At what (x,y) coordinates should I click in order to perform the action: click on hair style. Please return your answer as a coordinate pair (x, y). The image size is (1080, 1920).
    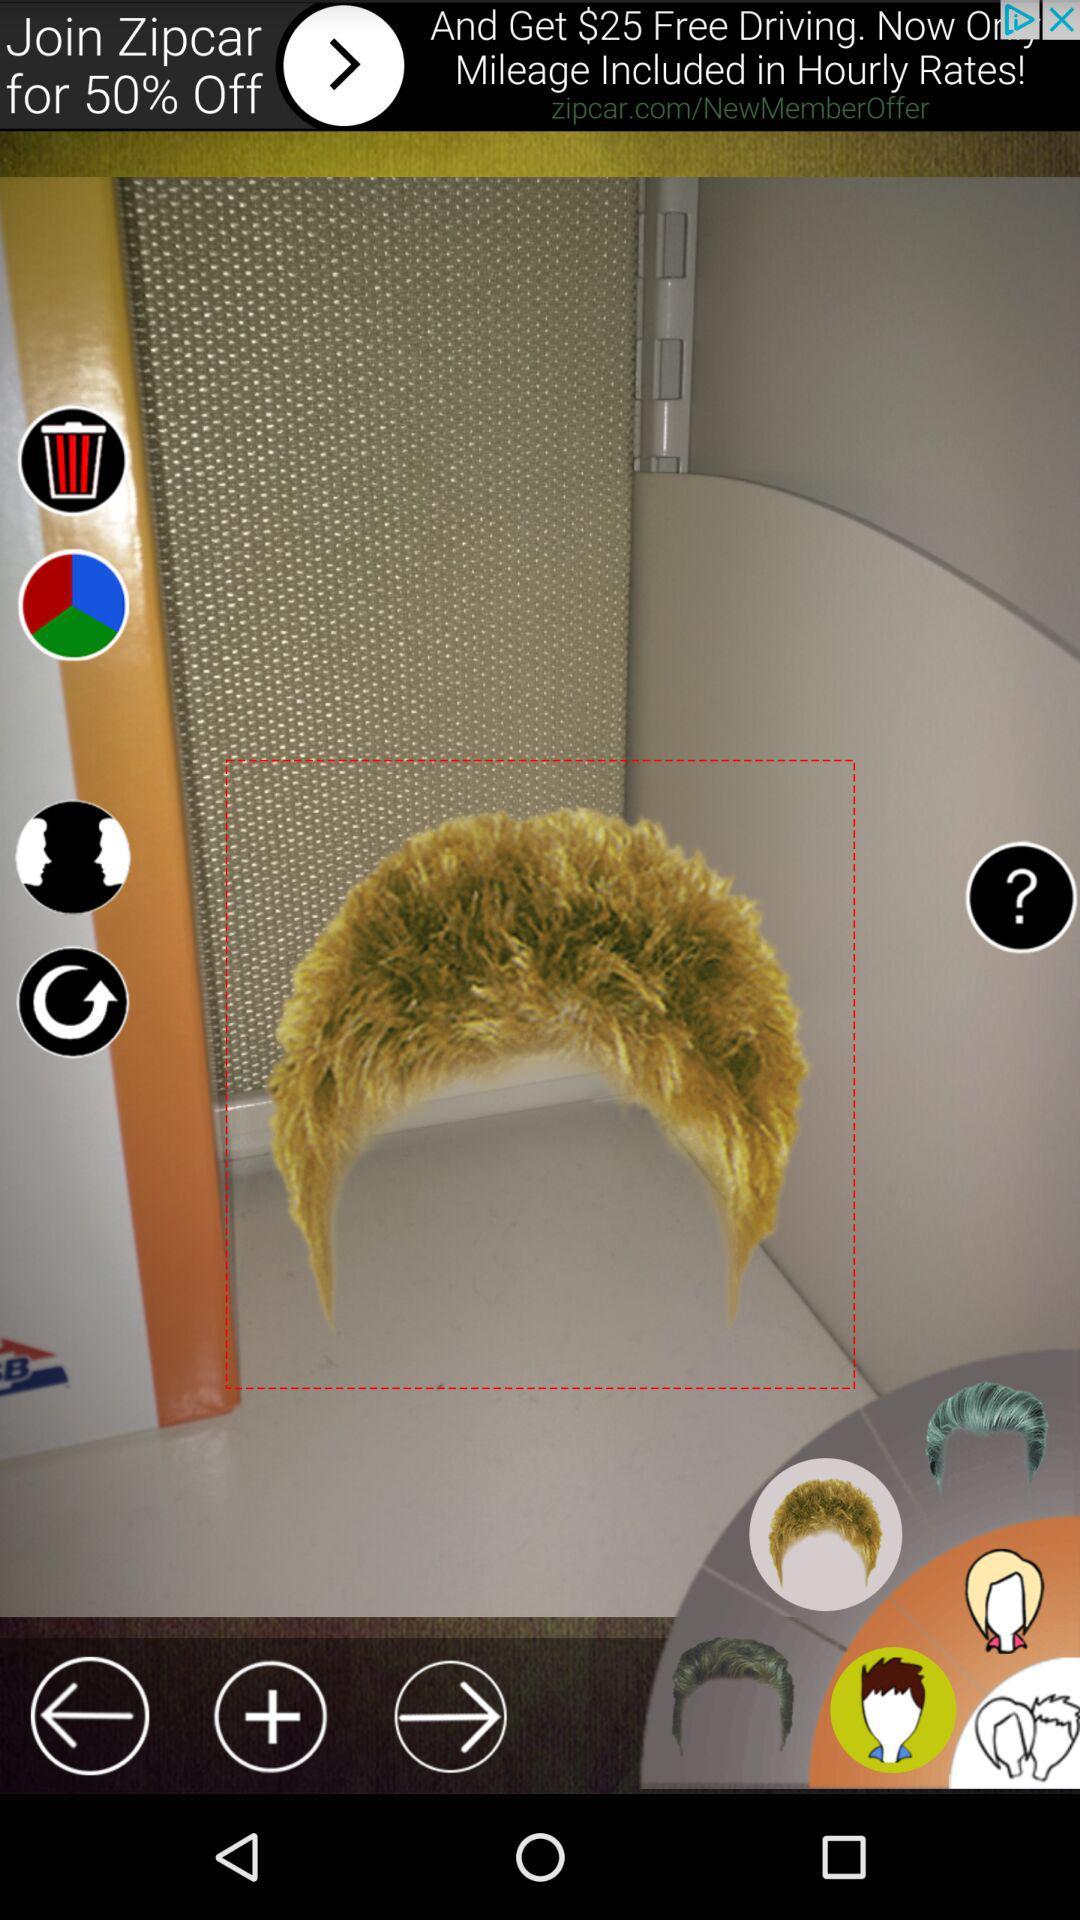
    Looking at the image, I should click on (270, 1715).